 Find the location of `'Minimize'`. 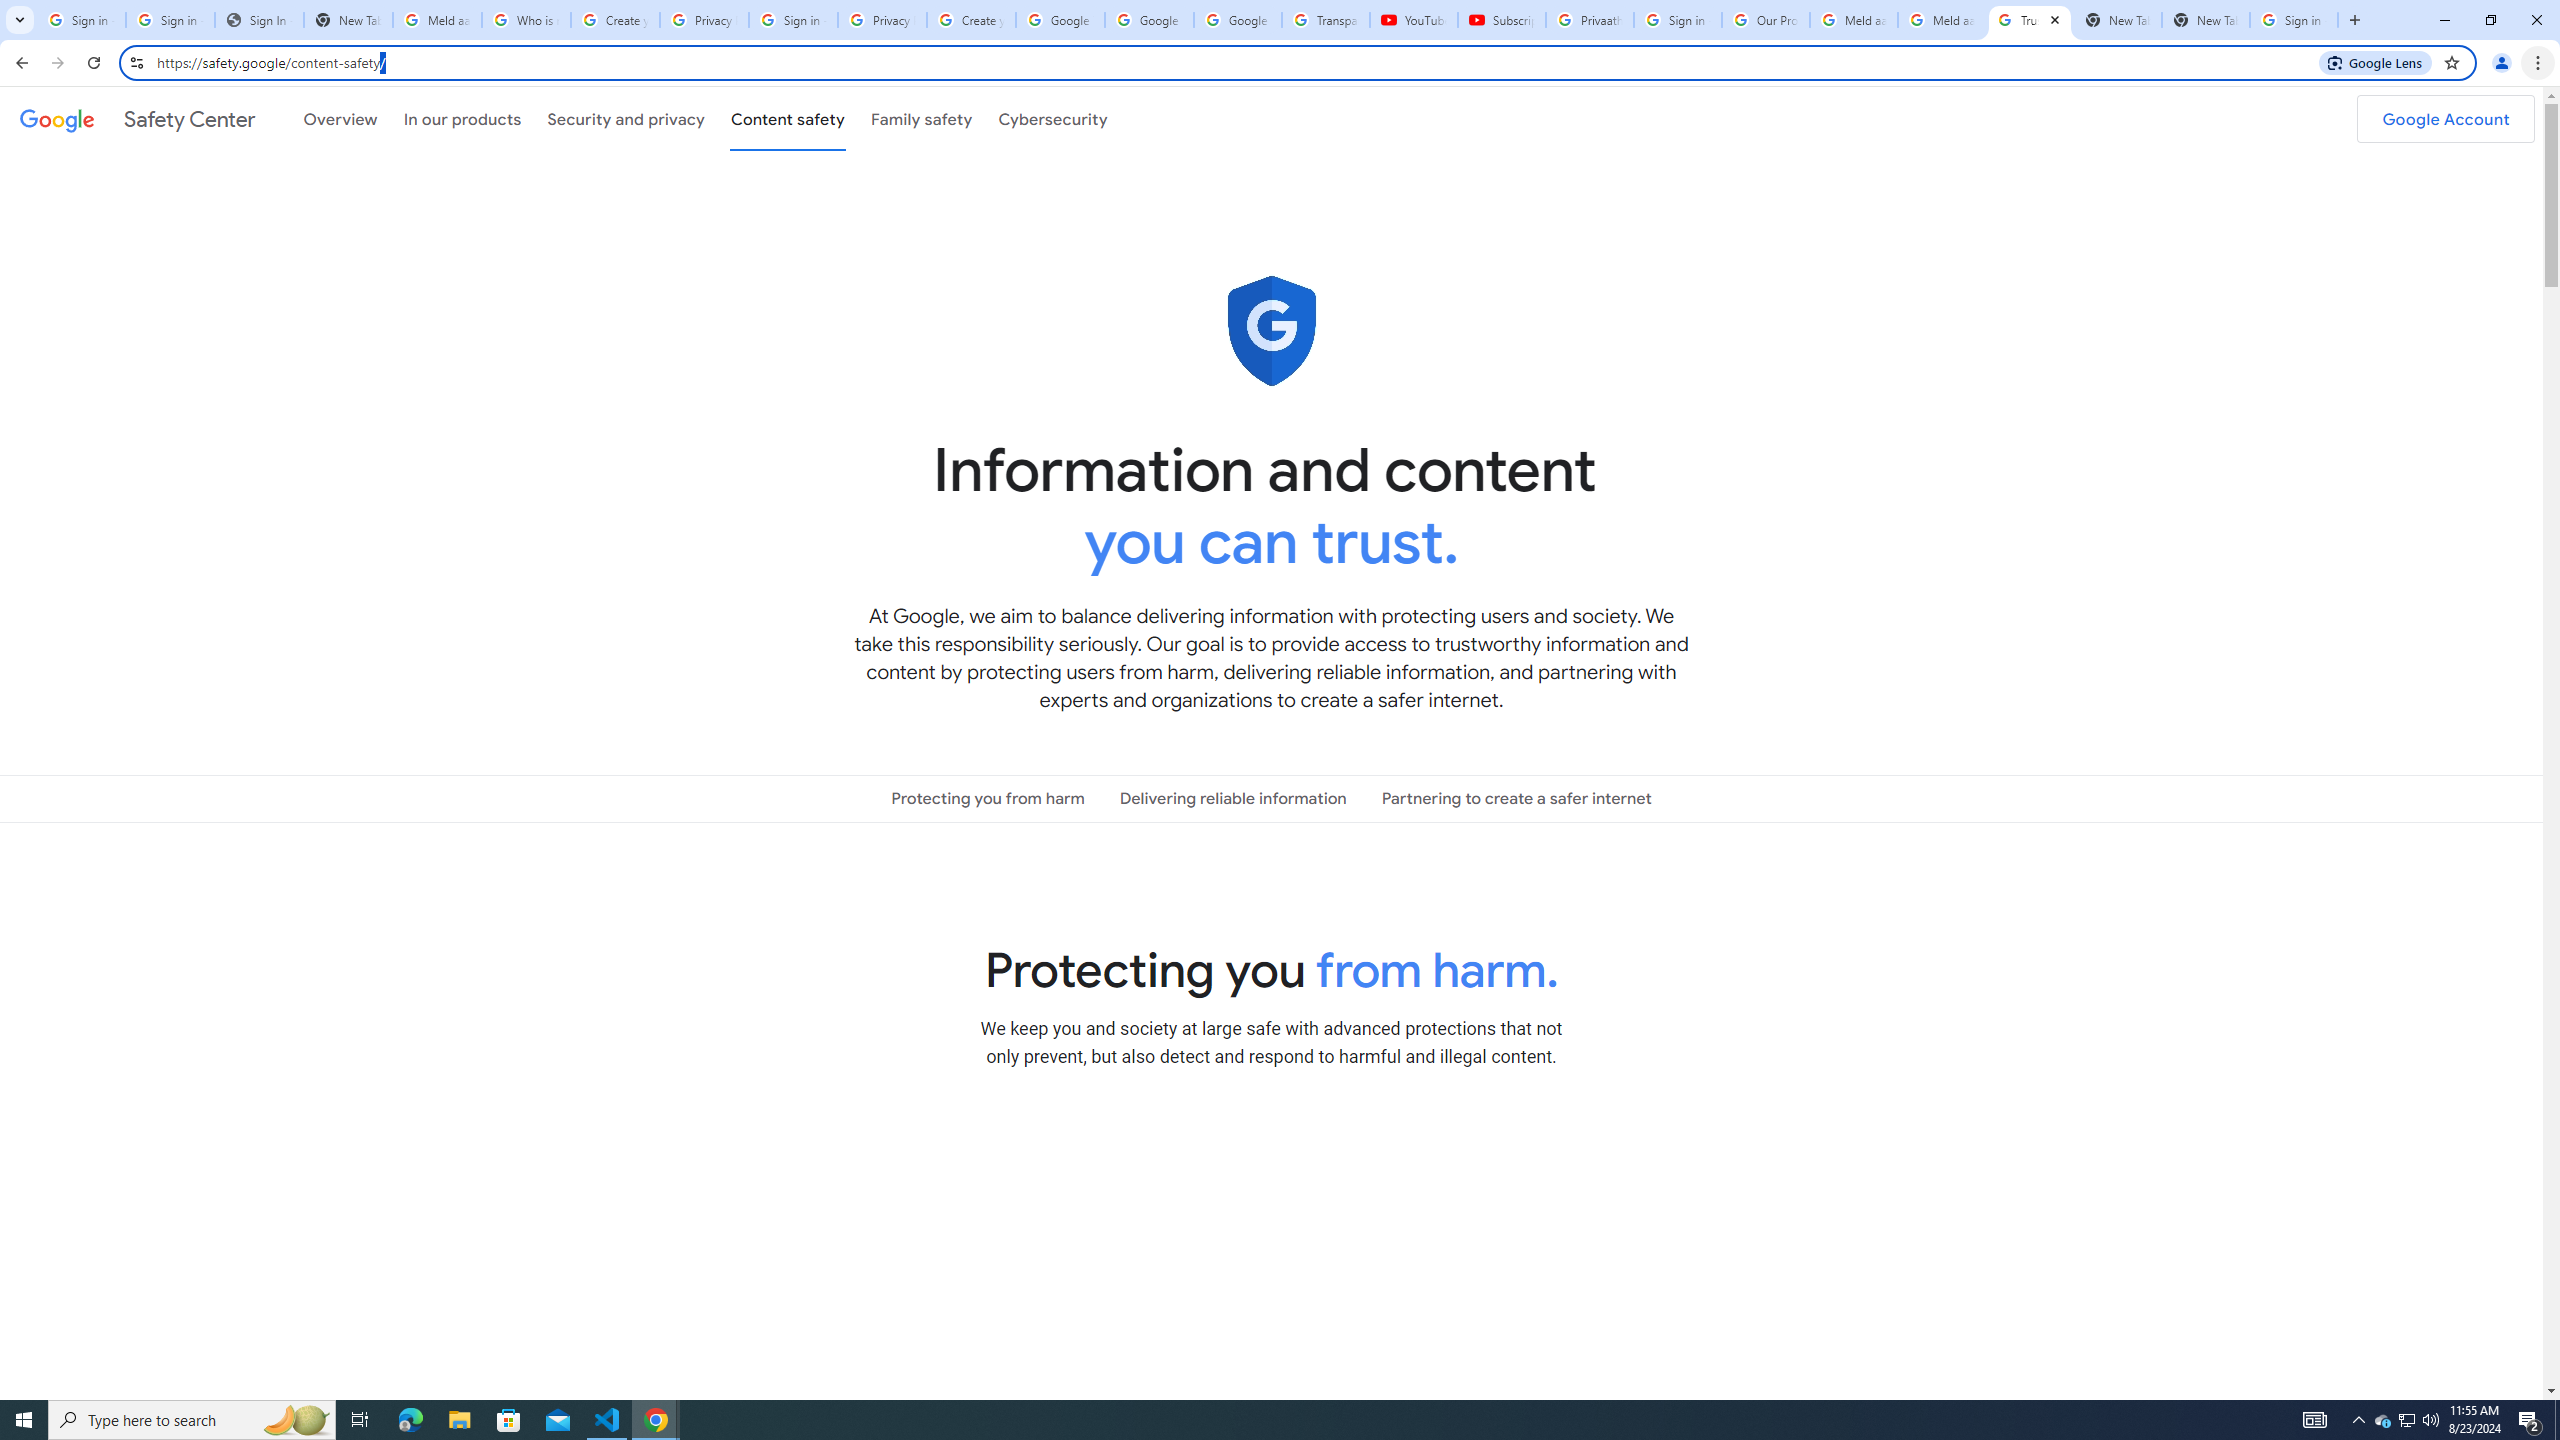

'Minimize' is located at coordinates (2443, 19).